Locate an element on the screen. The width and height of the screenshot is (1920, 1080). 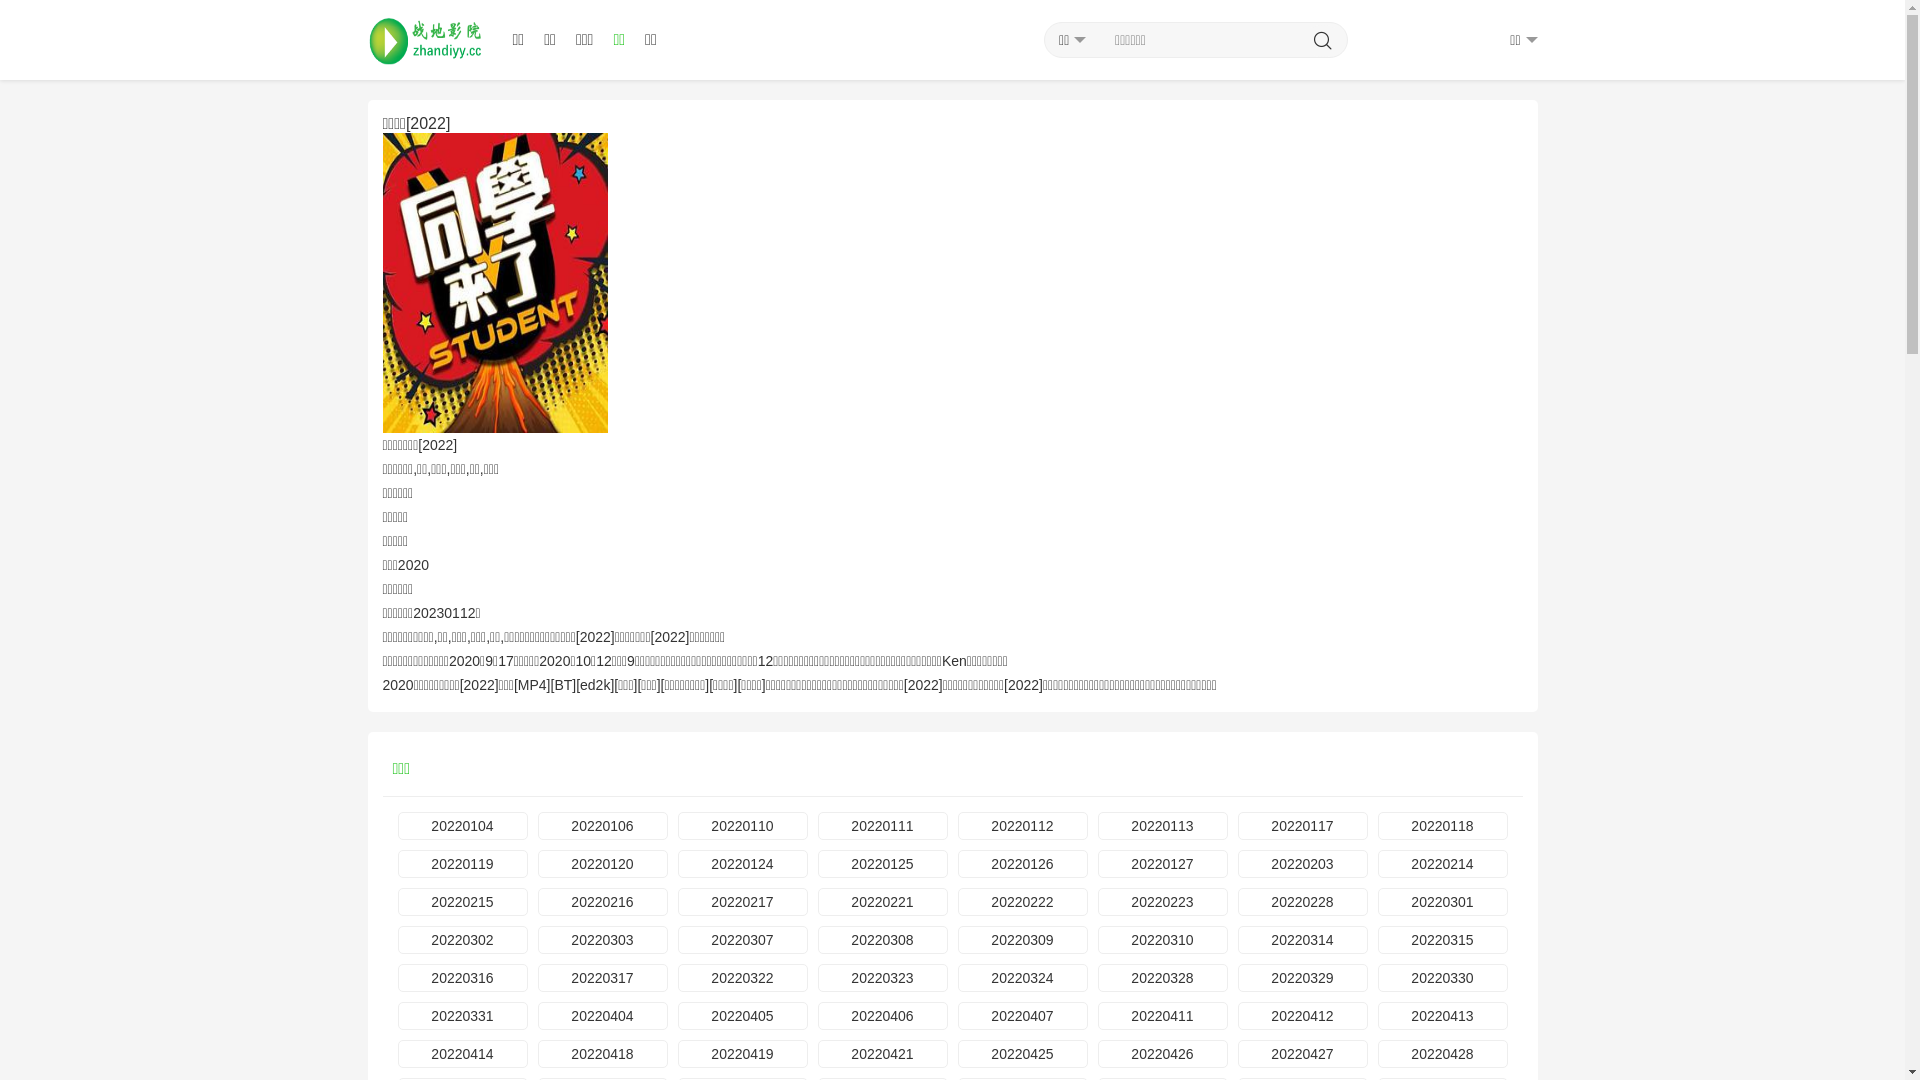
'20220428' is located at coordinates (1443, 1052).